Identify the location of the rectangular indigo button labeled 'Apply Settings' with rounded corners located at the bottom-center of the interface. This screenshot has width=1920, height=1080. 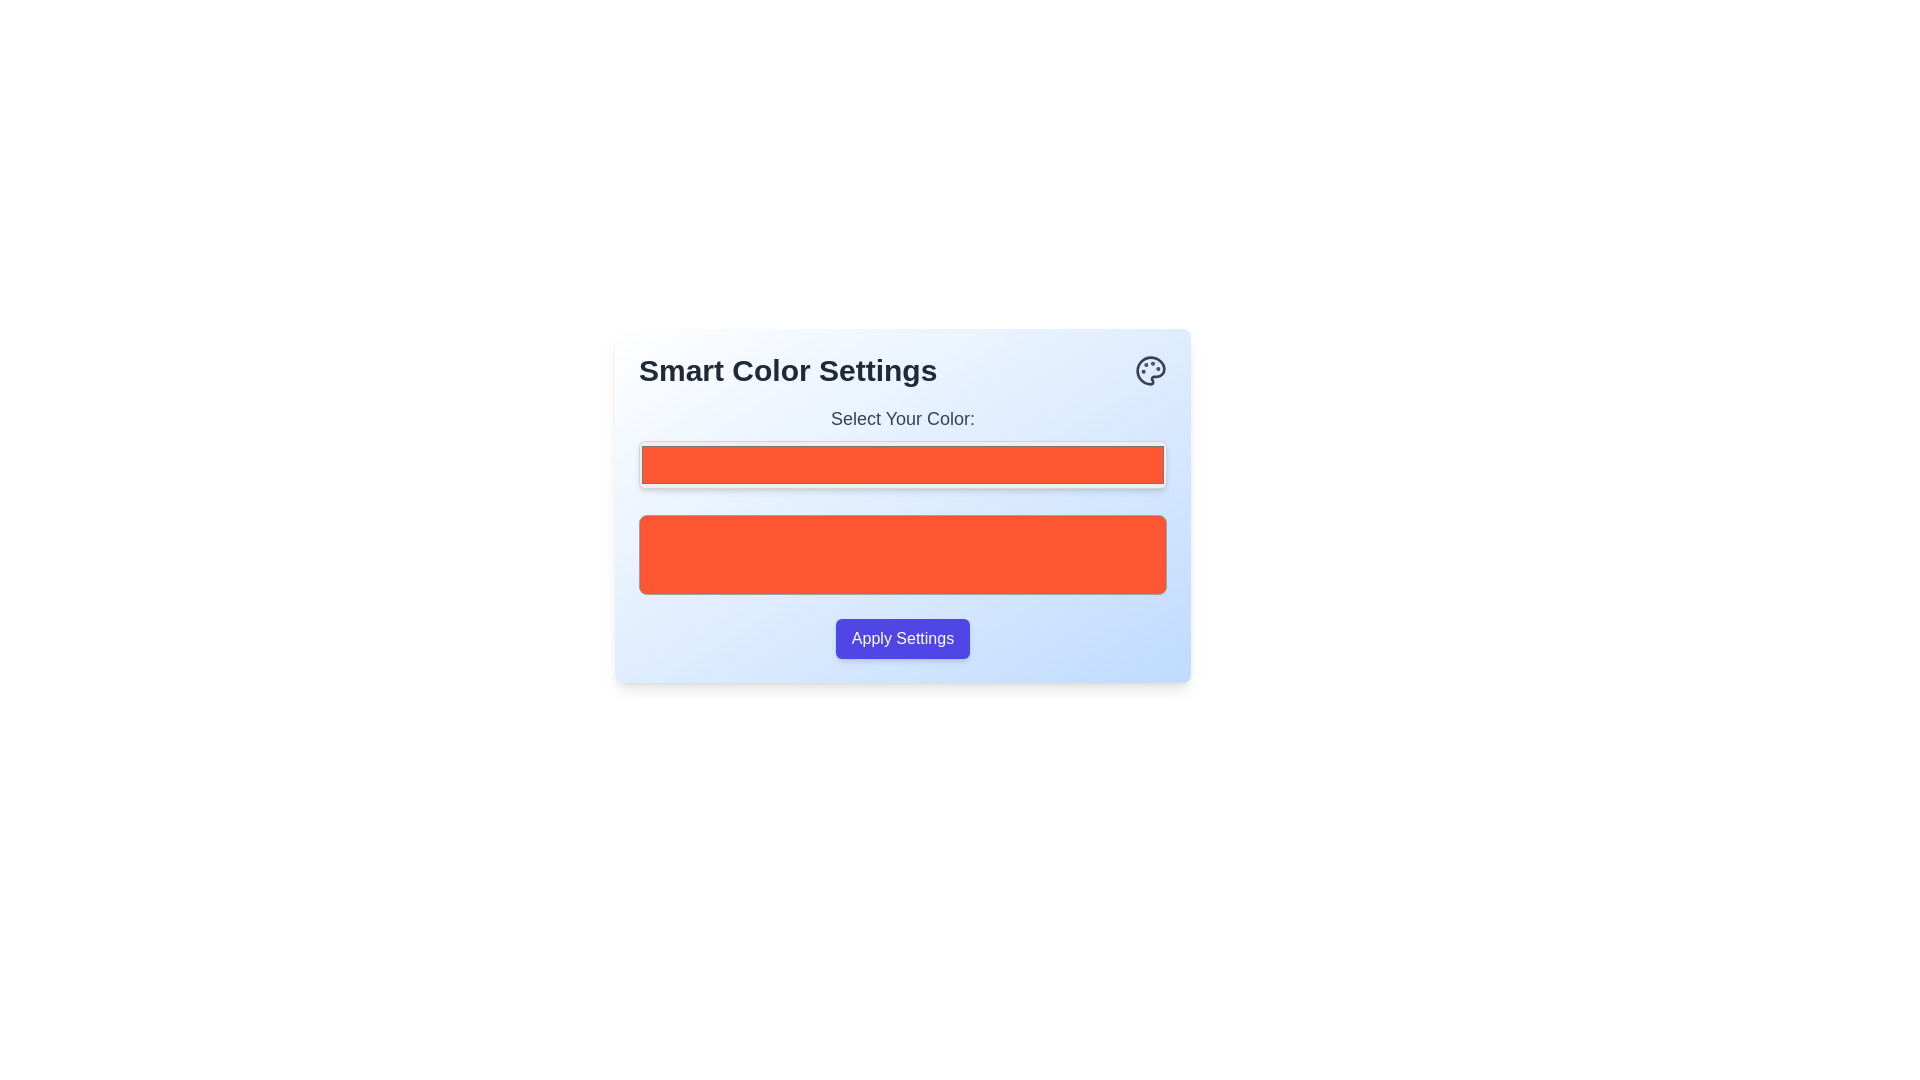
(901, 639).